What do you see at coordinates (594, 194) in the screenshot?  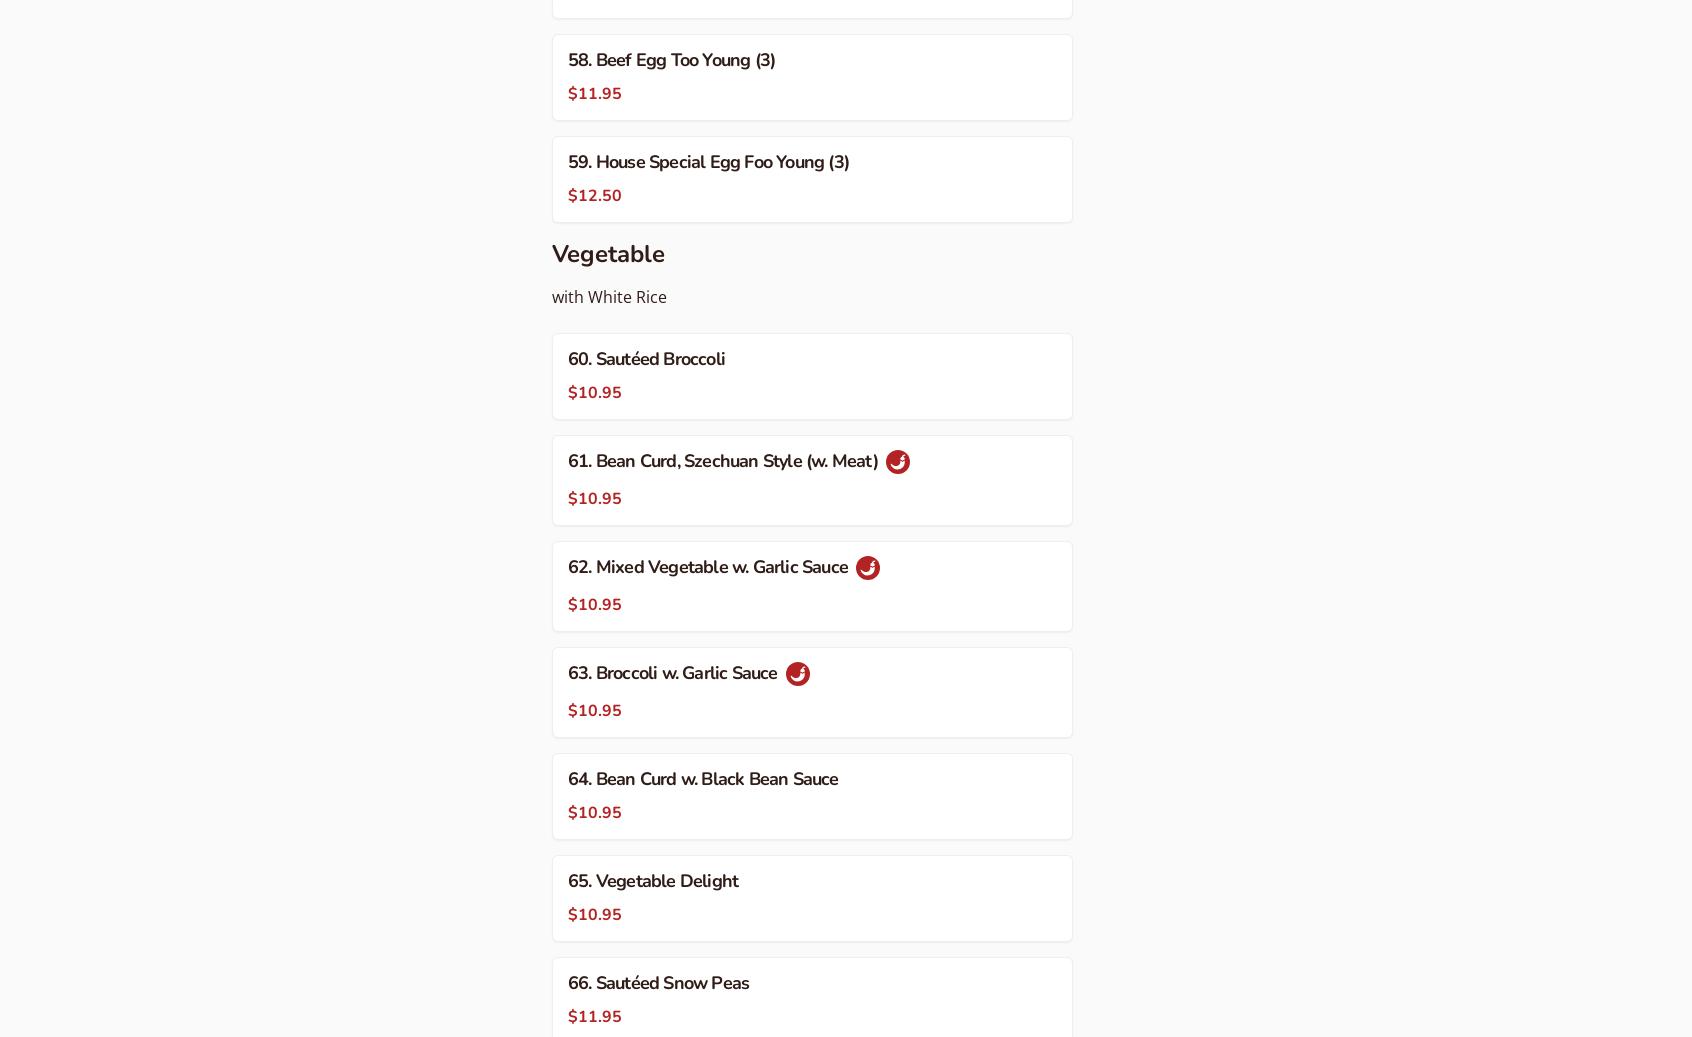 I see `'$12.50'` at bounding box center [594, 194].